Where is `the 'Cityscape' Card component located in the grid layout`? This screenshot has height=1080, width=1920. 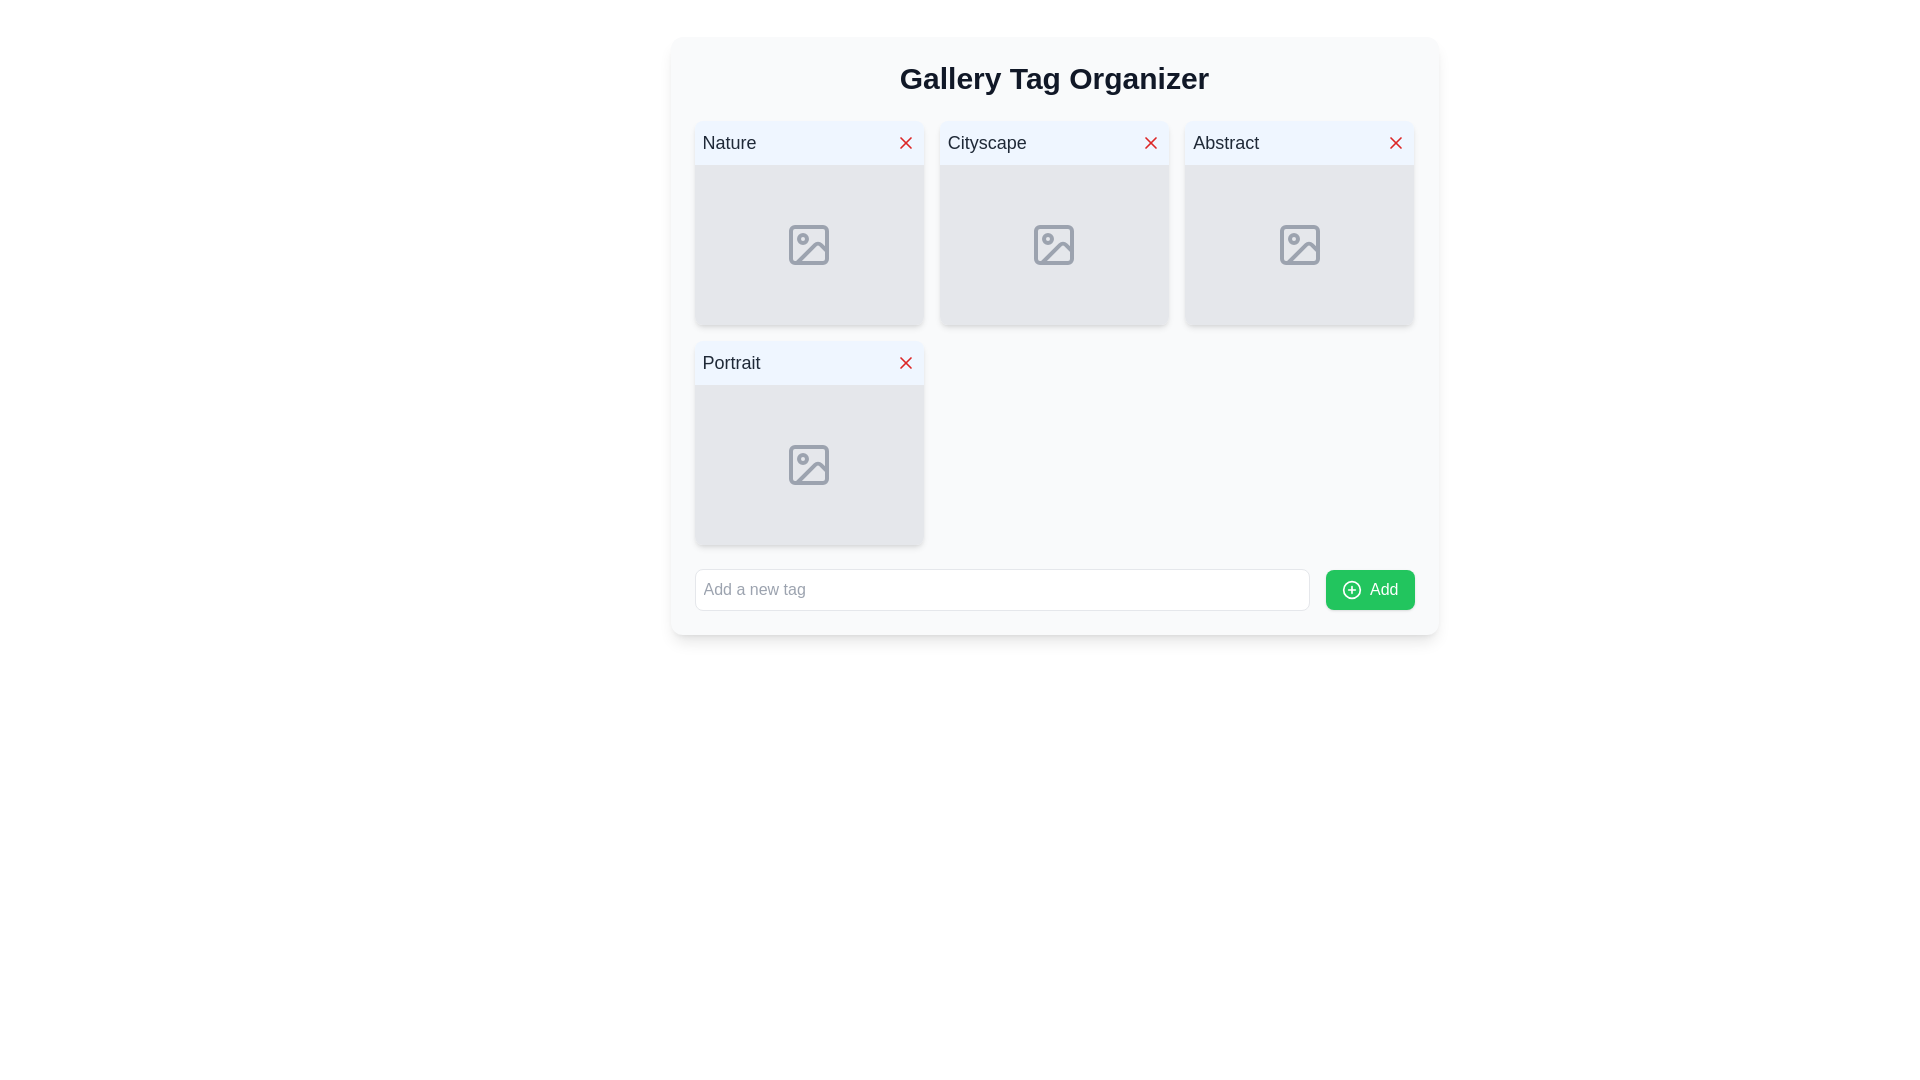 the 'Cityscape' Card component located in the grid layout is located at coordinates (1053, 223).